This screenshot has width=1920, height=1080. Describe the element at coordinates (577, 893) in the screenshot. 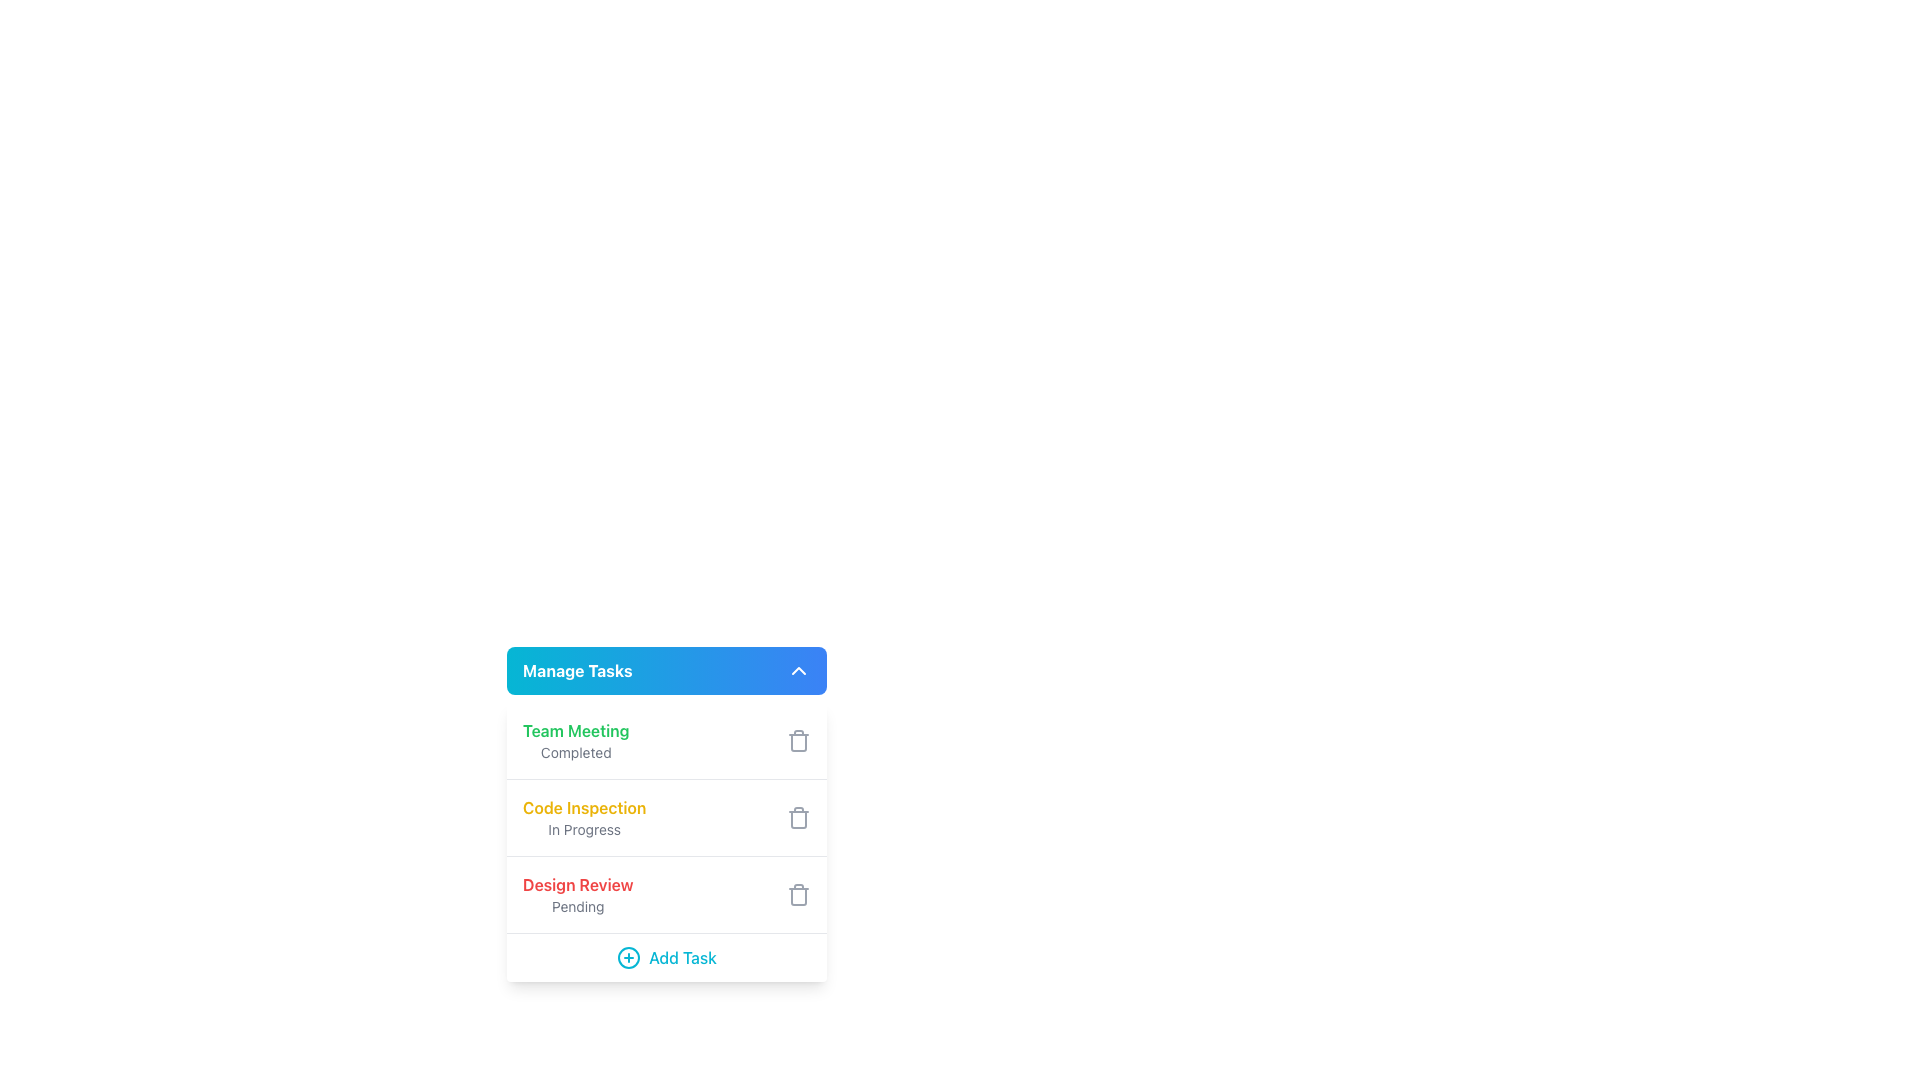

I see `the 'Design Review' task text display, which is currently marked as 'Pending' in the task list under the 'Manage Tasks' header` at that location.